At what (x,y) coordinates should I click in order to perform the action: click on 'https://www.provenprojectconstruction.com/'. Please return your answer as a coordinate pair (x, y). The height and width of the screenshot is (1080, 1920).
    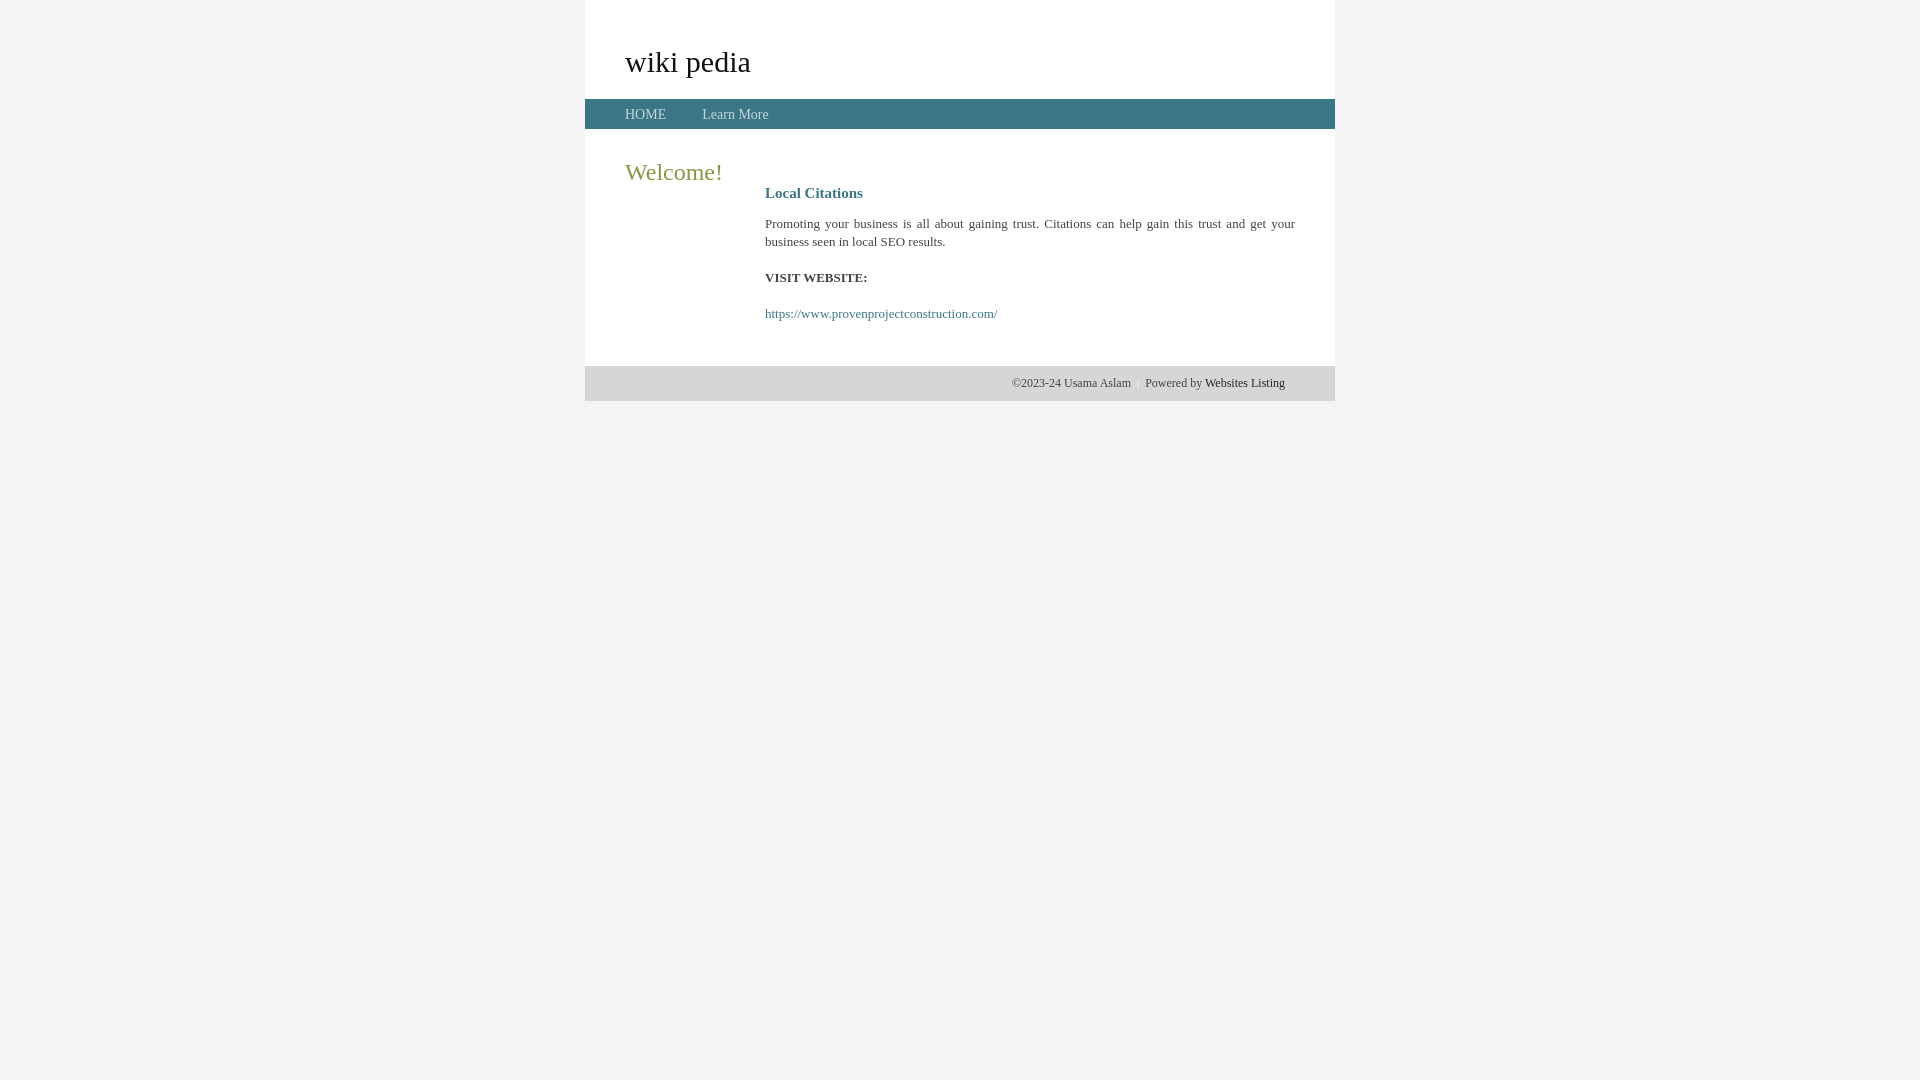
    Looking at the image, I should click on (880, 313).